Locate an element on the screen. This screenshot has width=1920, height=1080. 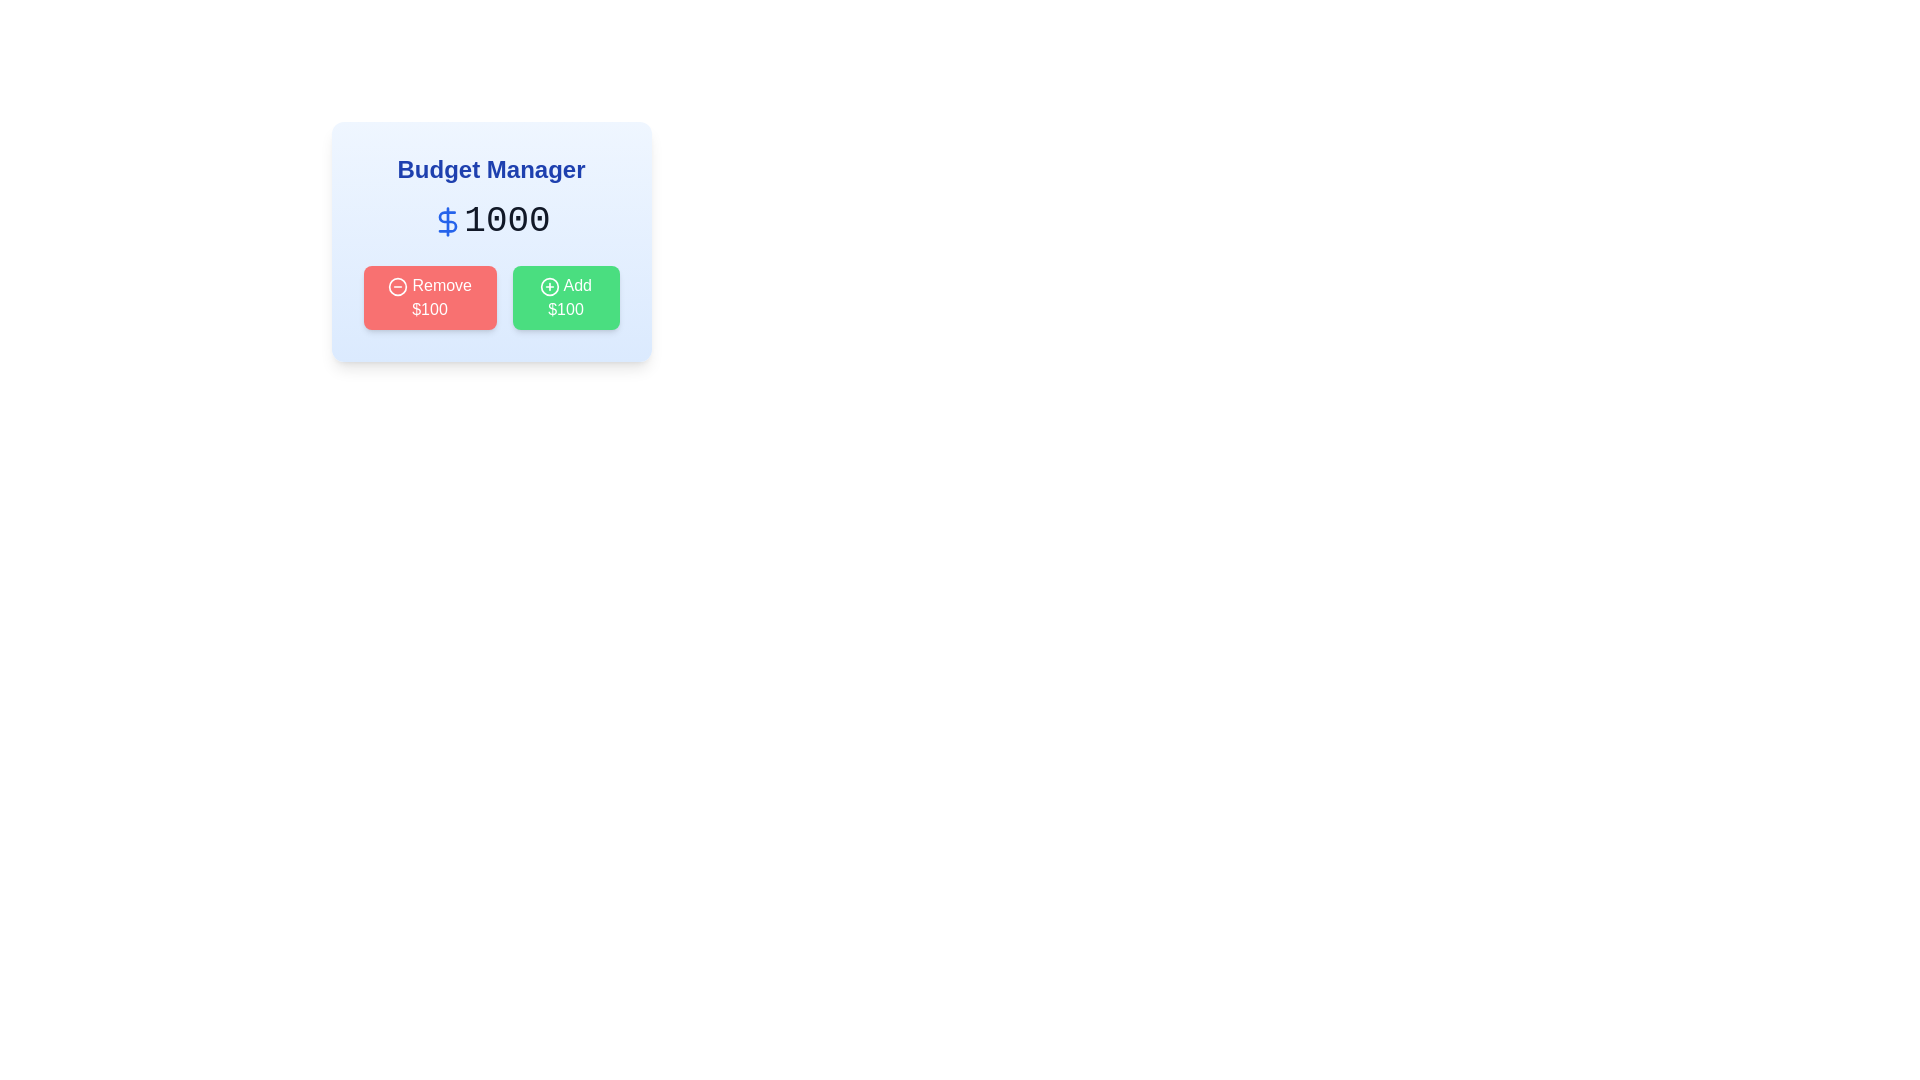
the static text display showing the number '1000', which is prominently positioned in the budget display interface and styled in a large, black monospaced typeface is located at coordinates (507, 222).